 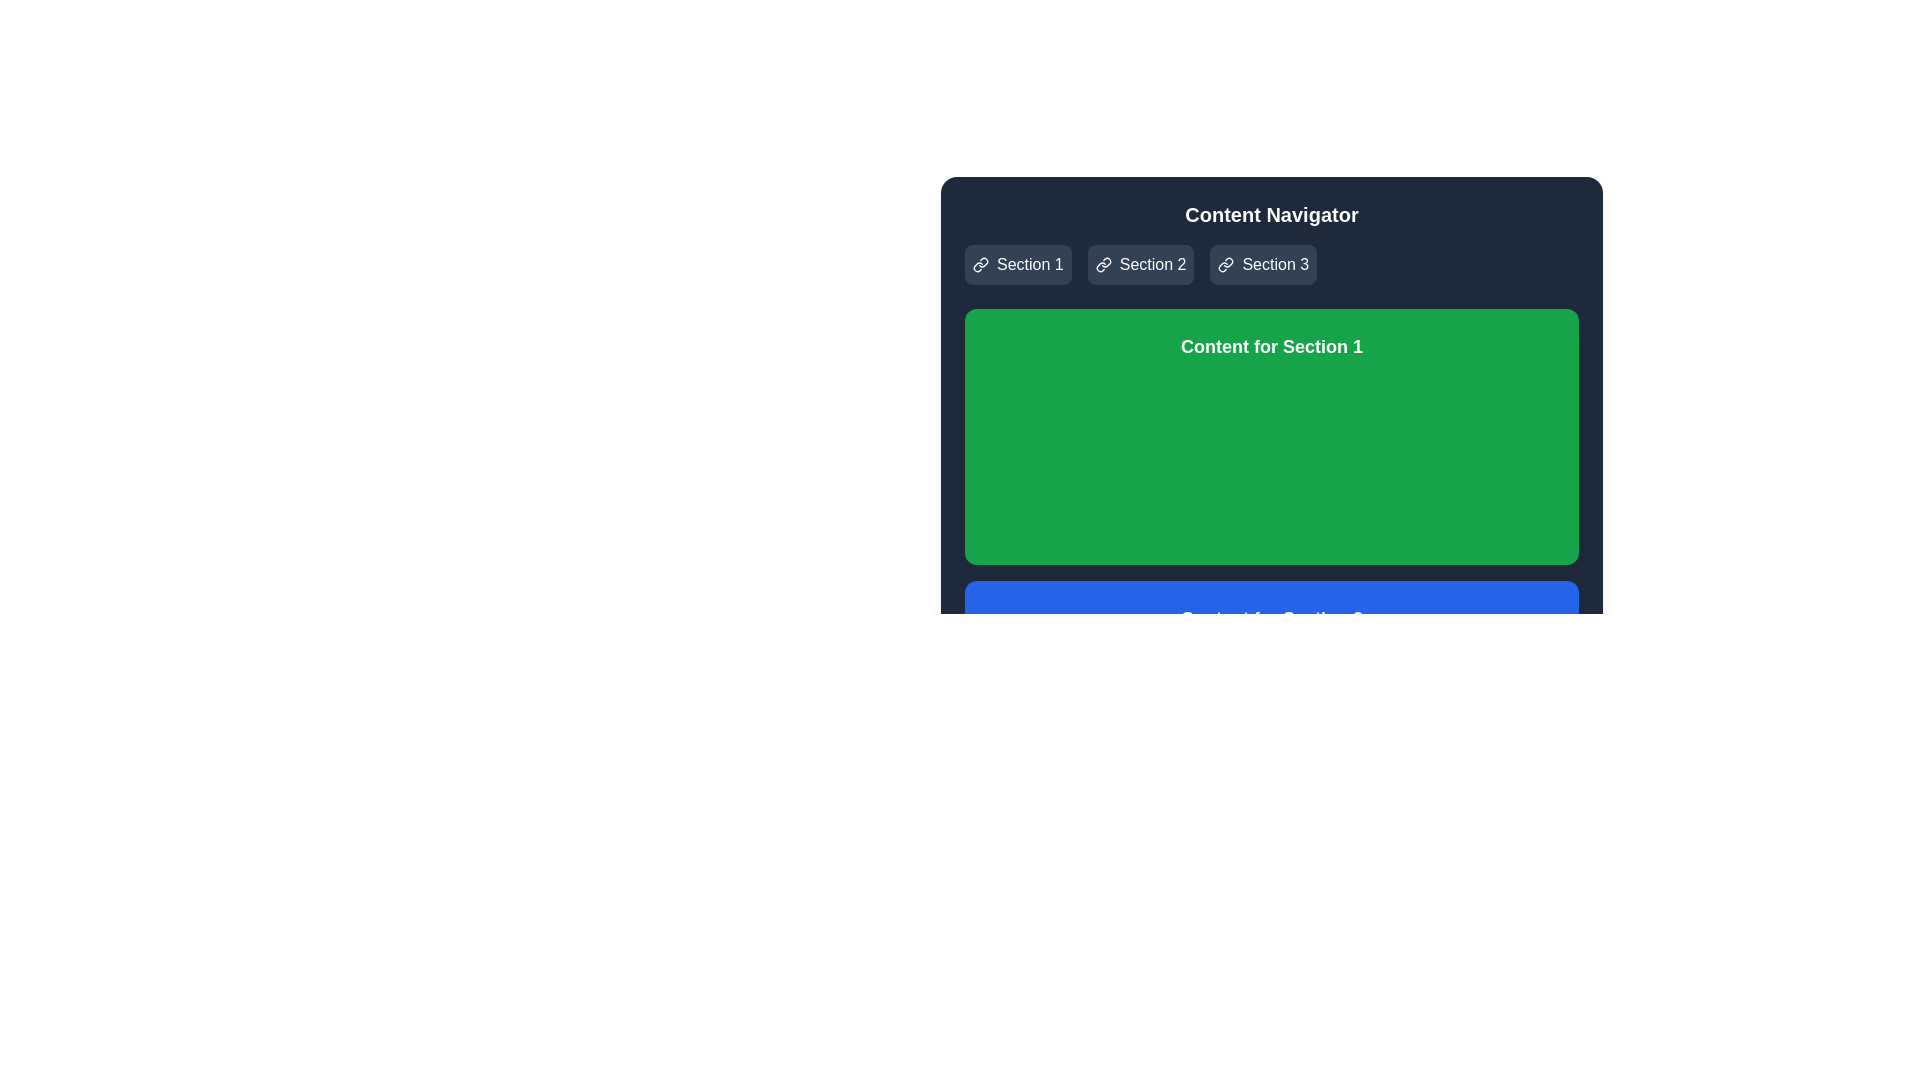 I want to click on the navigation button for 'Section 1' located in the top-right part of the interface to change its visual effect, so click(x=1018, y=264).